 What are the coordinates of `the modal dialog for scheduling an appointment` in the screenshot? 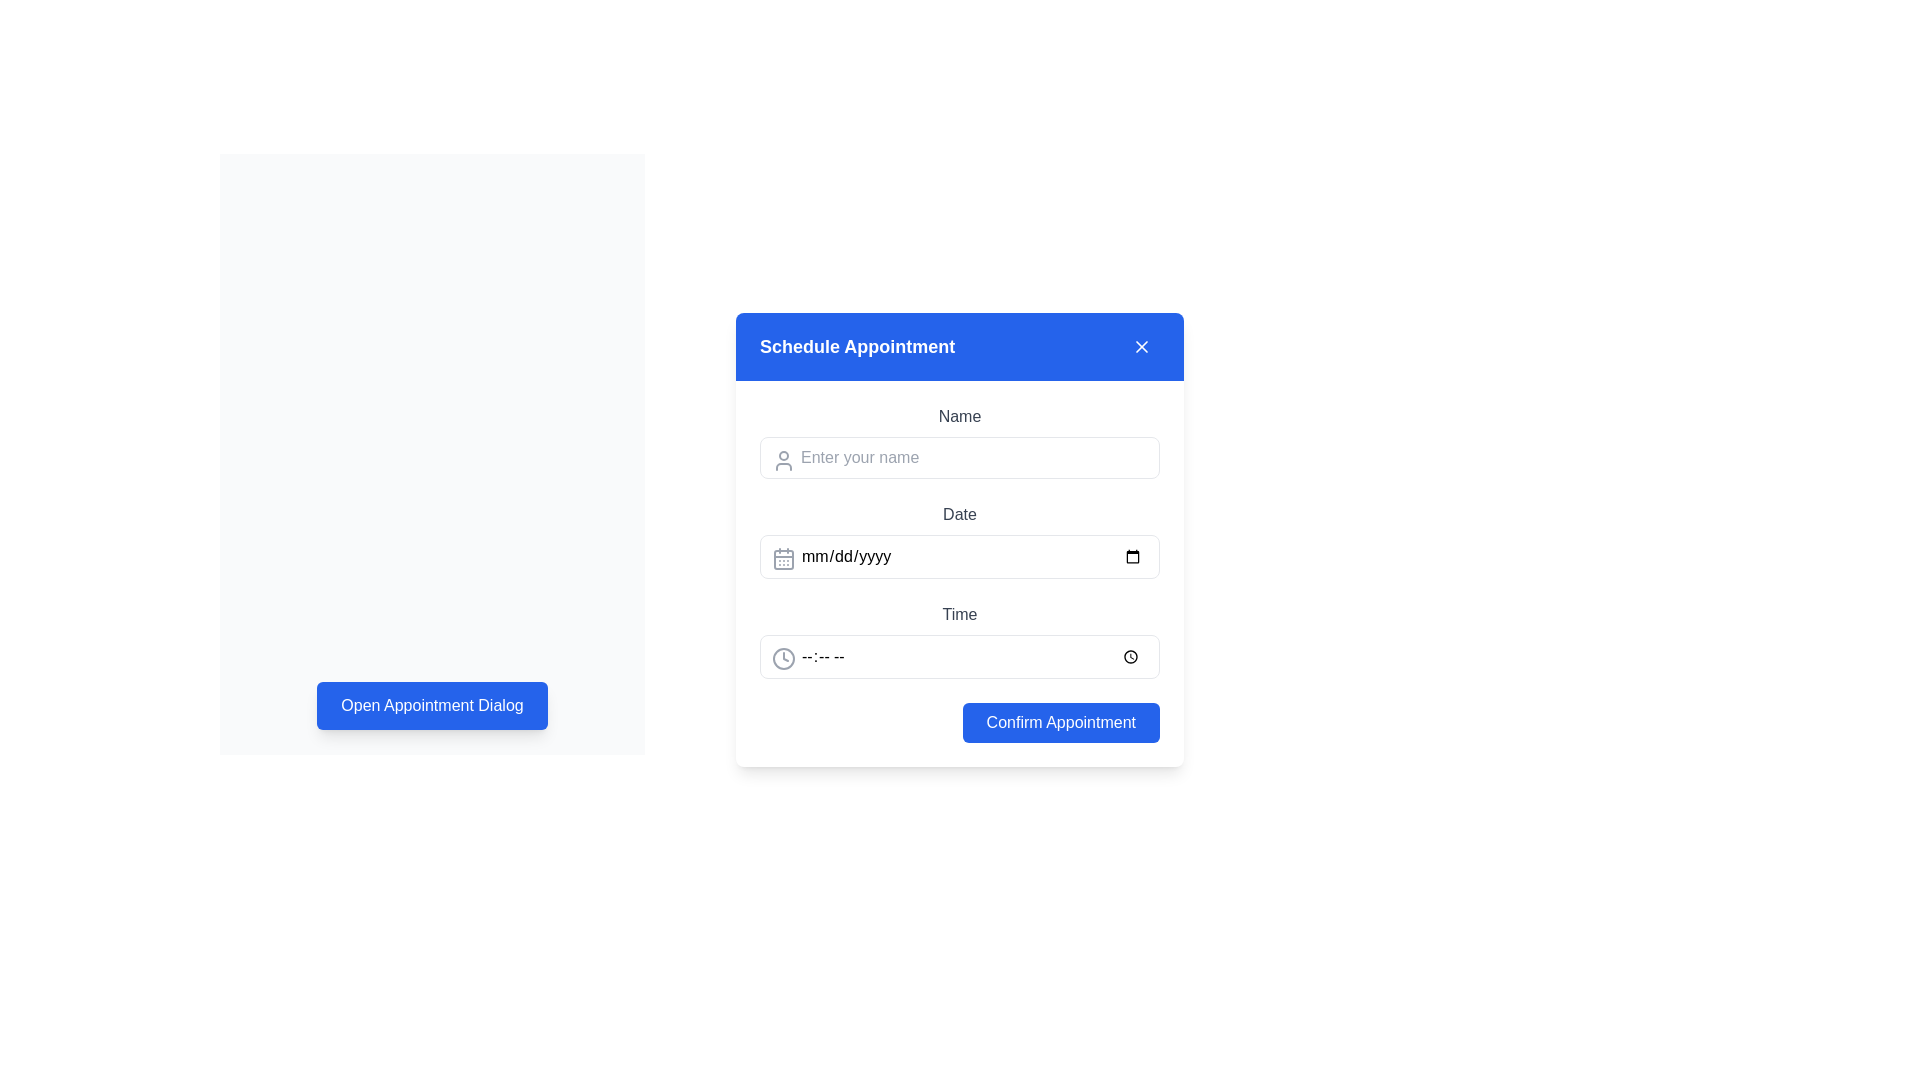 It's located at (960, 540).